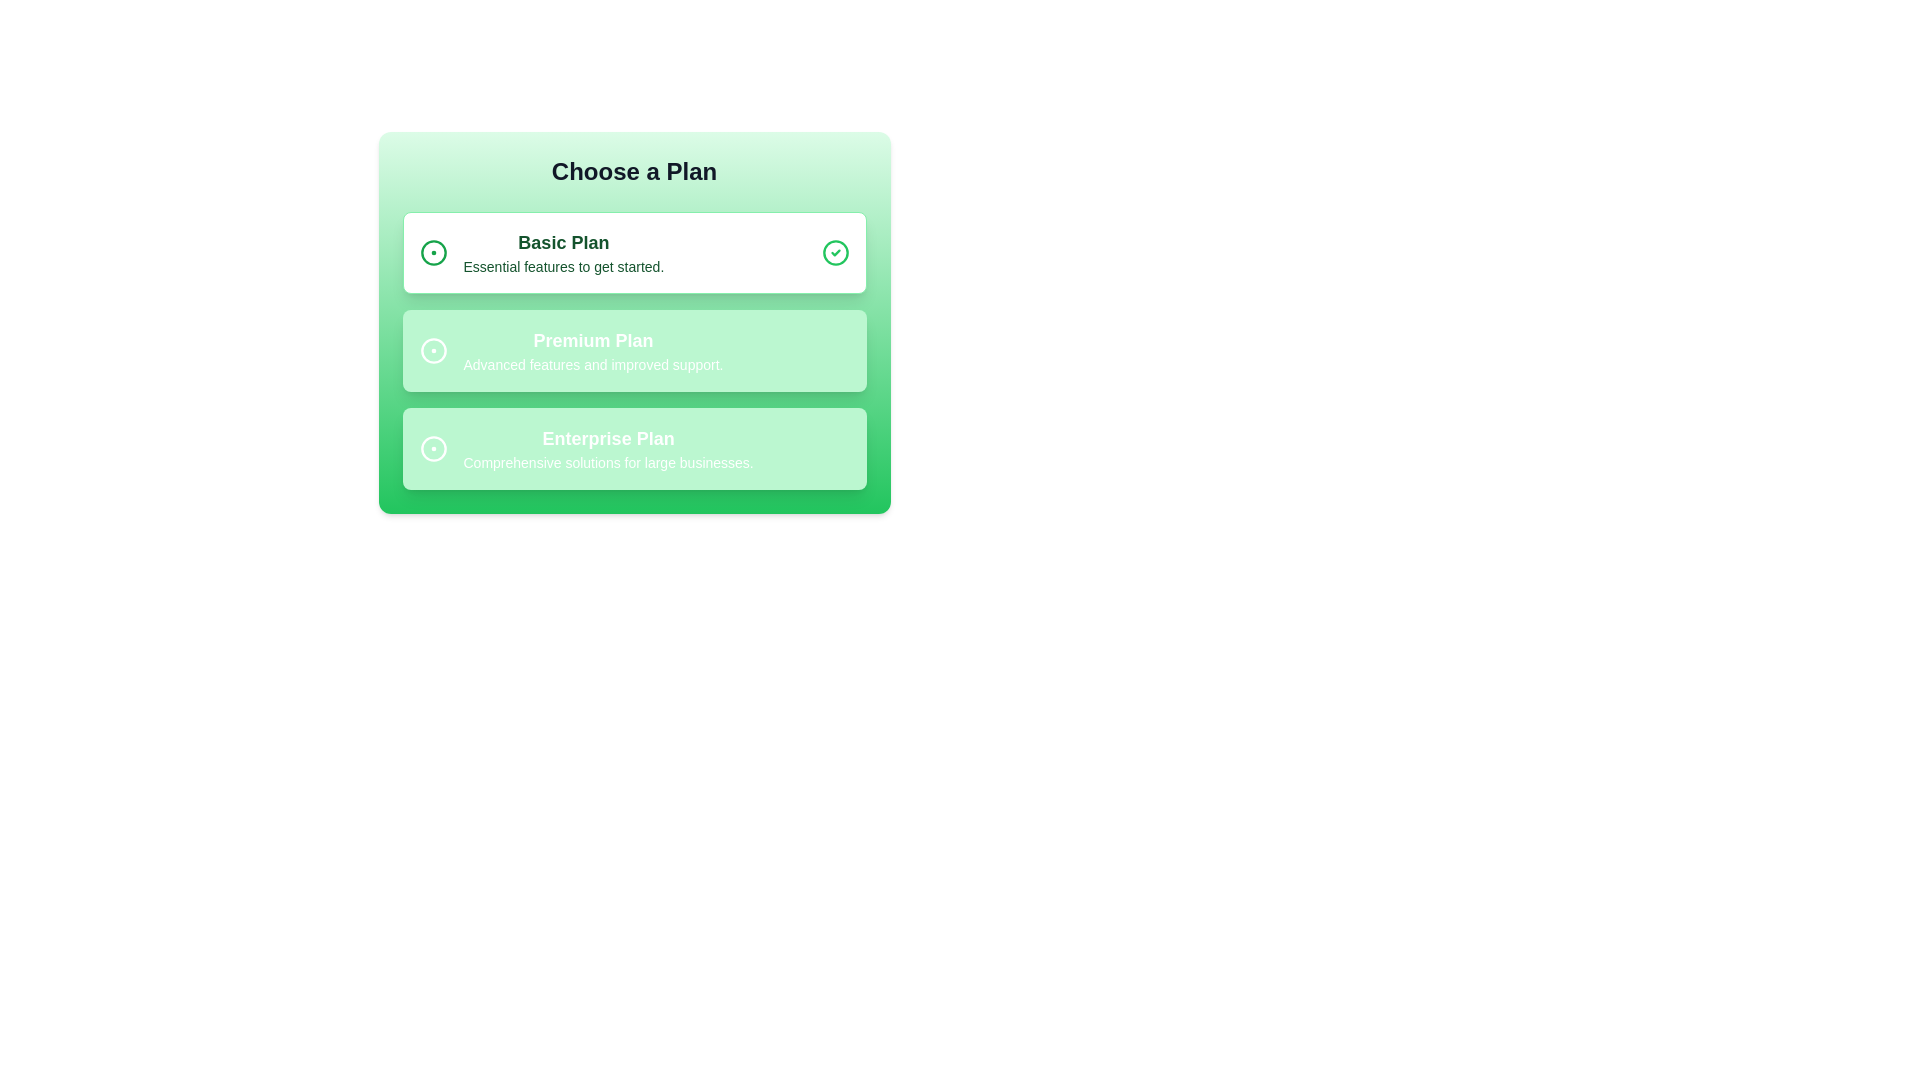  What do you see at coordinates (607, 462) in the screenshot?
I see `the descriptive text element providing information about the 'Enterprise Plan' option, which is located directly below the 'Enterprise Plan' title` at bounding box center [607, 462].